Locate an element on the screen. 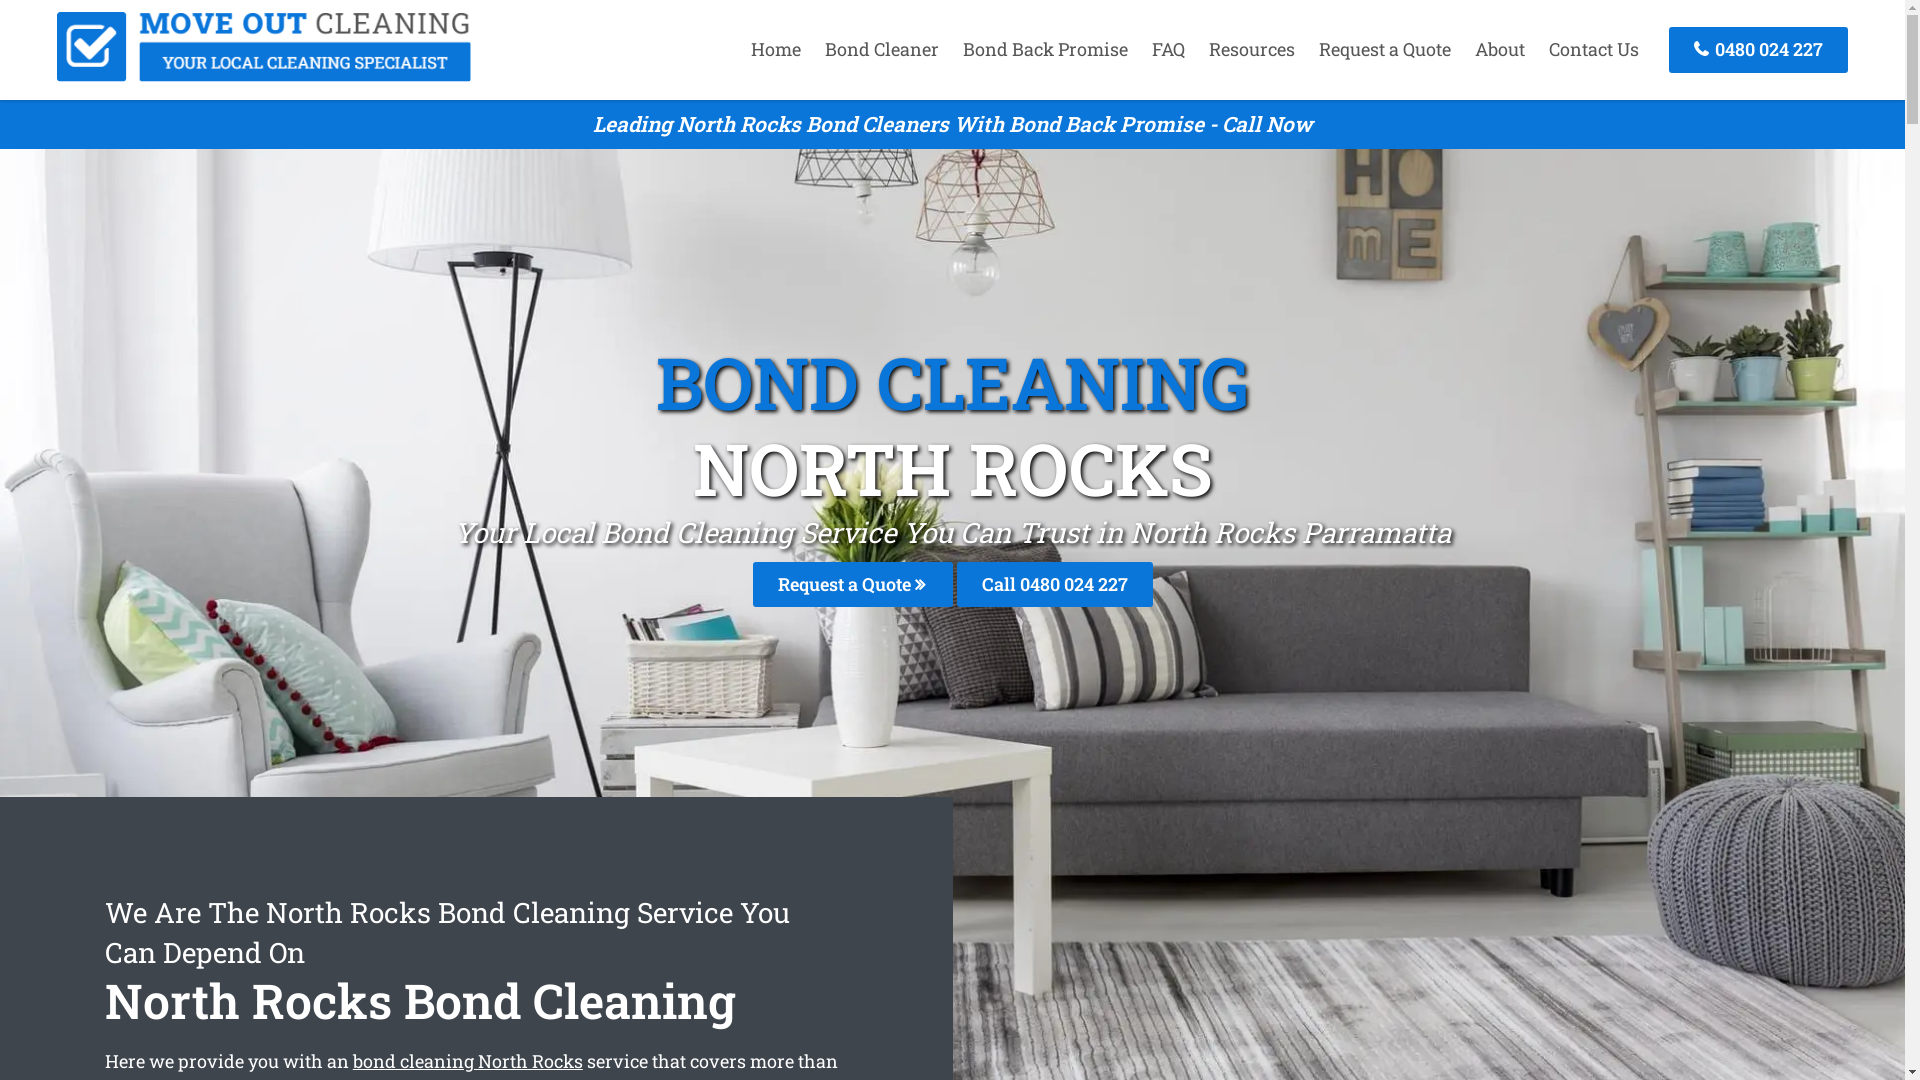 This screenshot has width=1920, height=1080. '0480 024 227' is located at coordinates (1757, 48).